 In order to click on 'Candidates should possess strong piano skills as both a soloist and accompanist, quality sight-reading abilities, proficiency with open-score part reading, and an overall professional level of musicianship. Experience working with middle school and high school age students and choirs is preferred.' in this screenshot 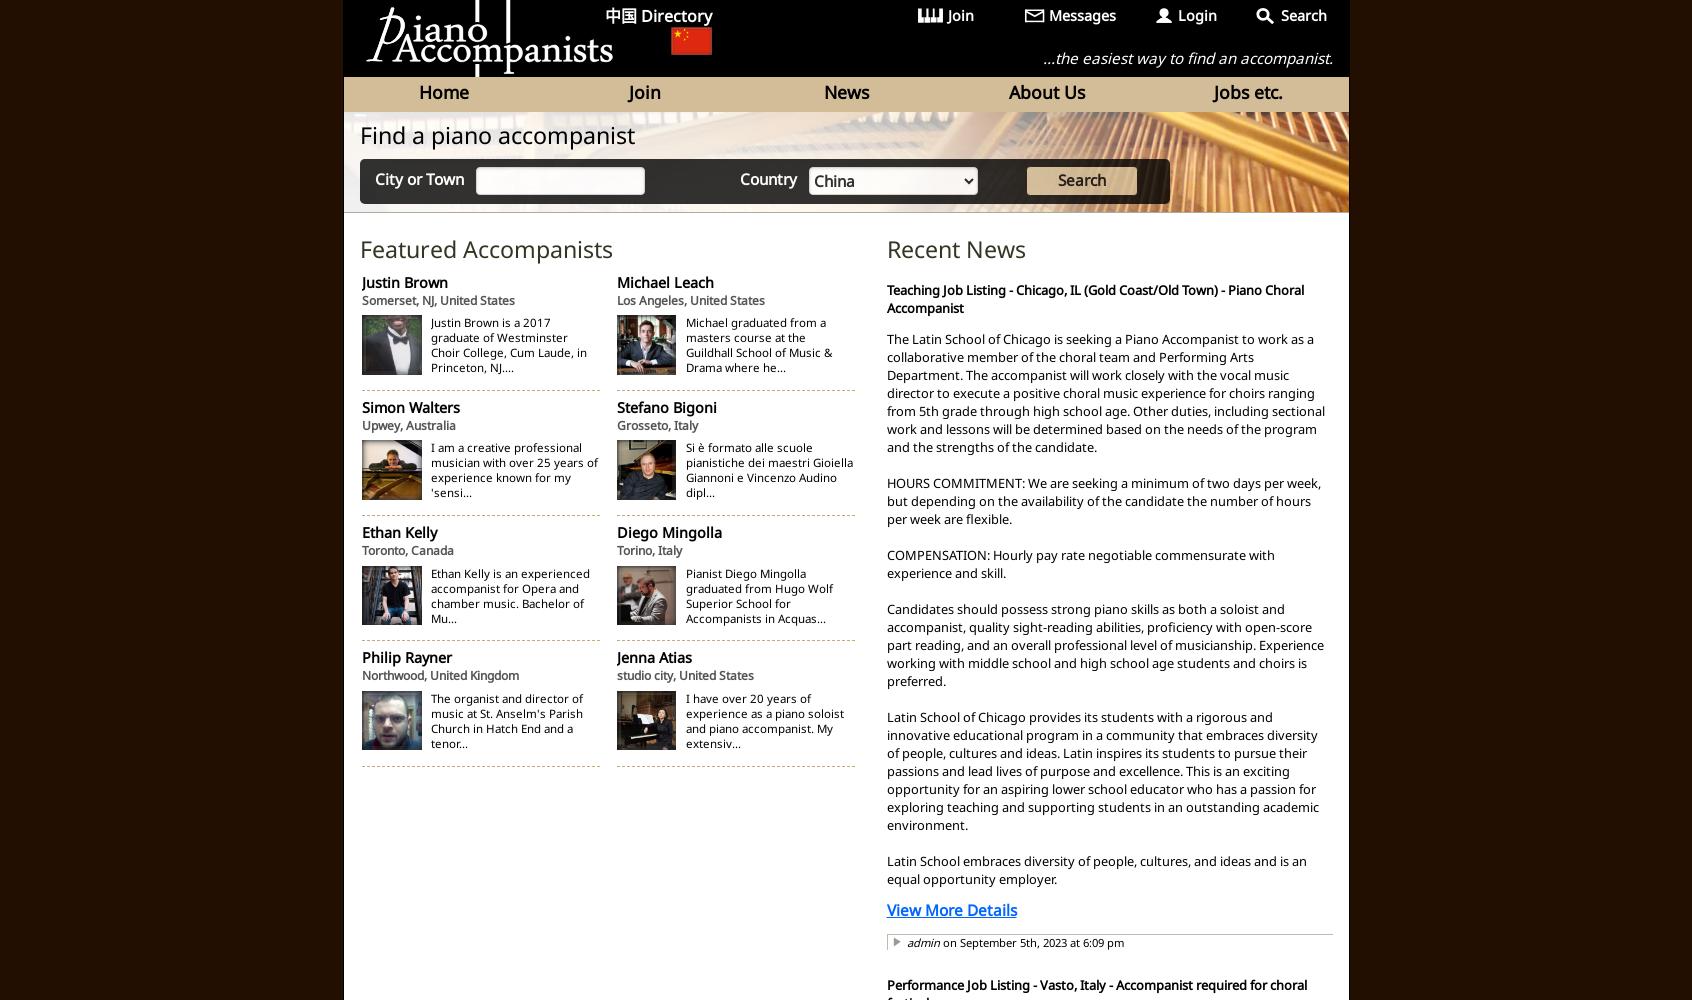, I will do `click(1104, 644)`.